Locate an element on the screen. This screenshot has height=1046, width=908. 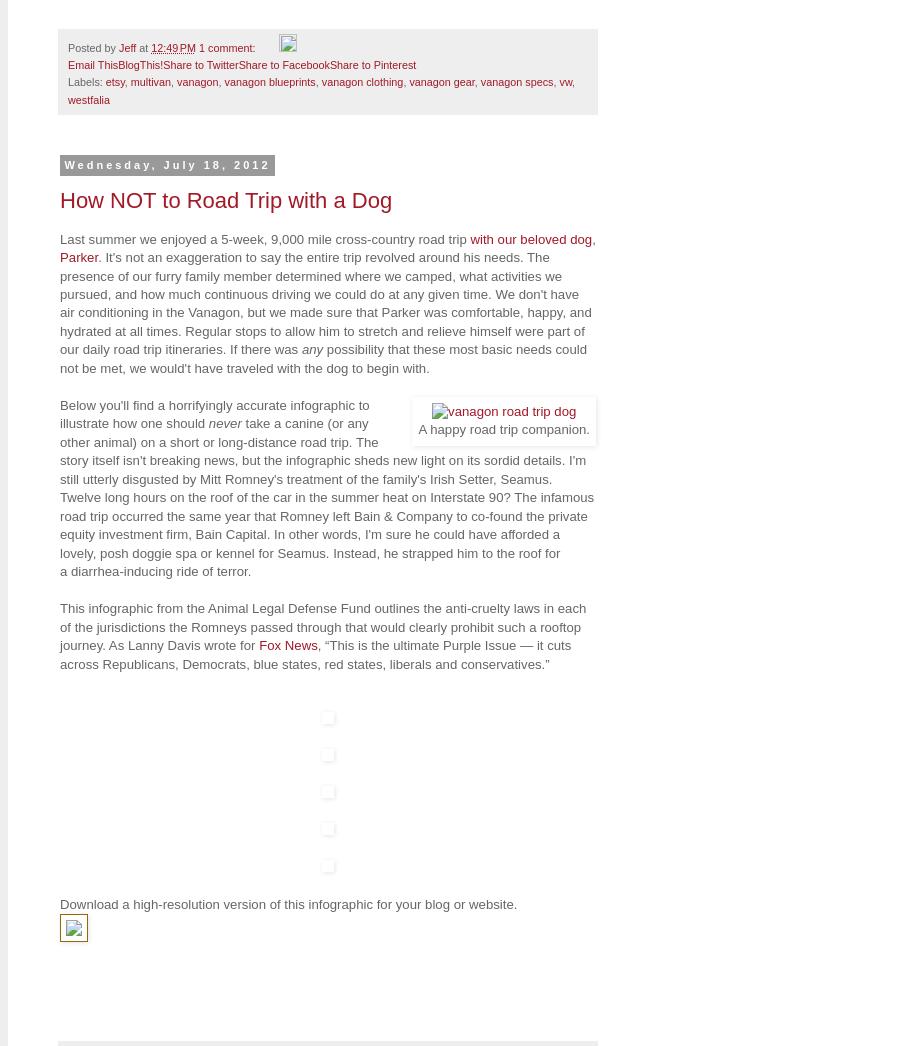
'. It's not an exaggeration to say the entire trip revolved around his needs. The presence of our furry family member determined where we camped, what activities we pursued, and how much continuous driving we could do at any given time. We don't have air conditioning in the Vanagon, but we made sure that Parker was comfortable, happy, and hydrated at all times. Regular stops to allow him to stretch and relieve himself were part of our daily road trip itineraries. If there was' is located at coordinates (324, 303).